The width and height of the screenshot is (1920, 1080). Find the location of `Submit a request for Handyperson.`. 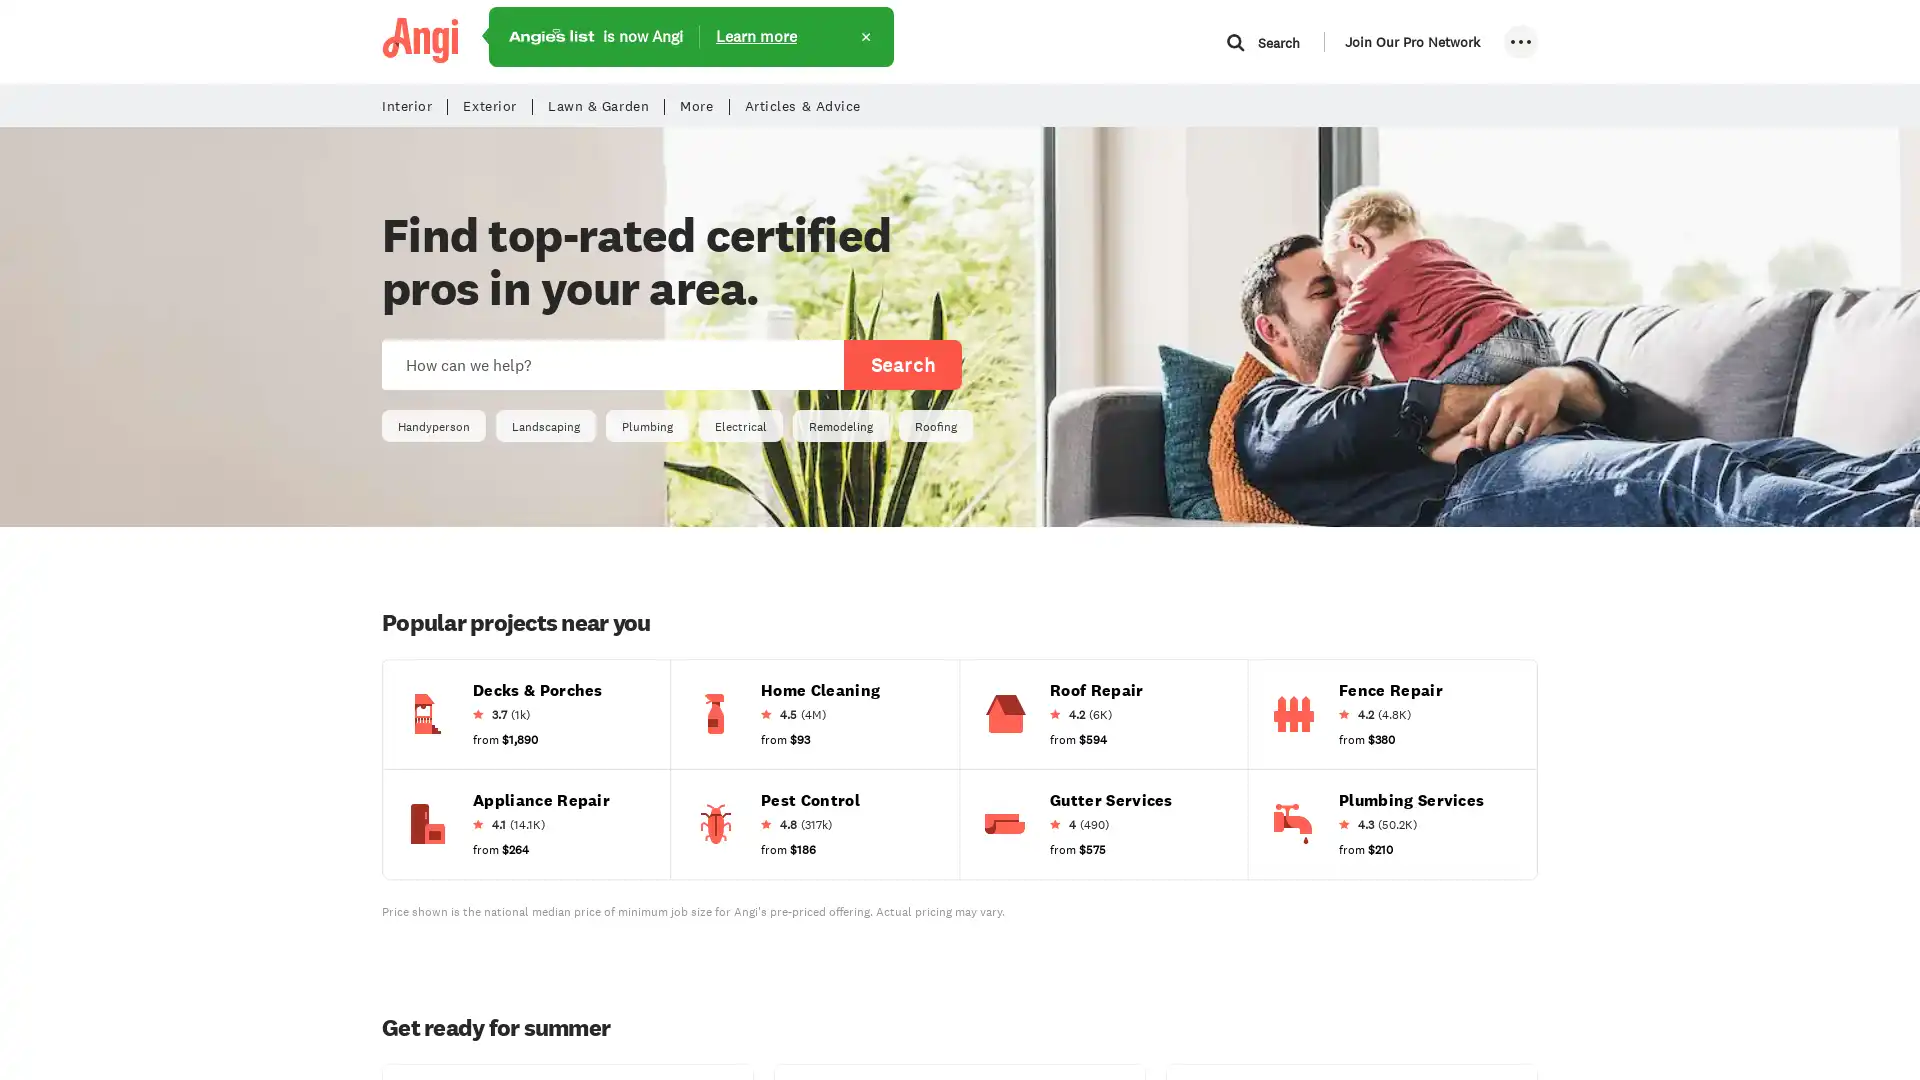

Submit a request for Handyperson. is located at coordinates (432, 424).